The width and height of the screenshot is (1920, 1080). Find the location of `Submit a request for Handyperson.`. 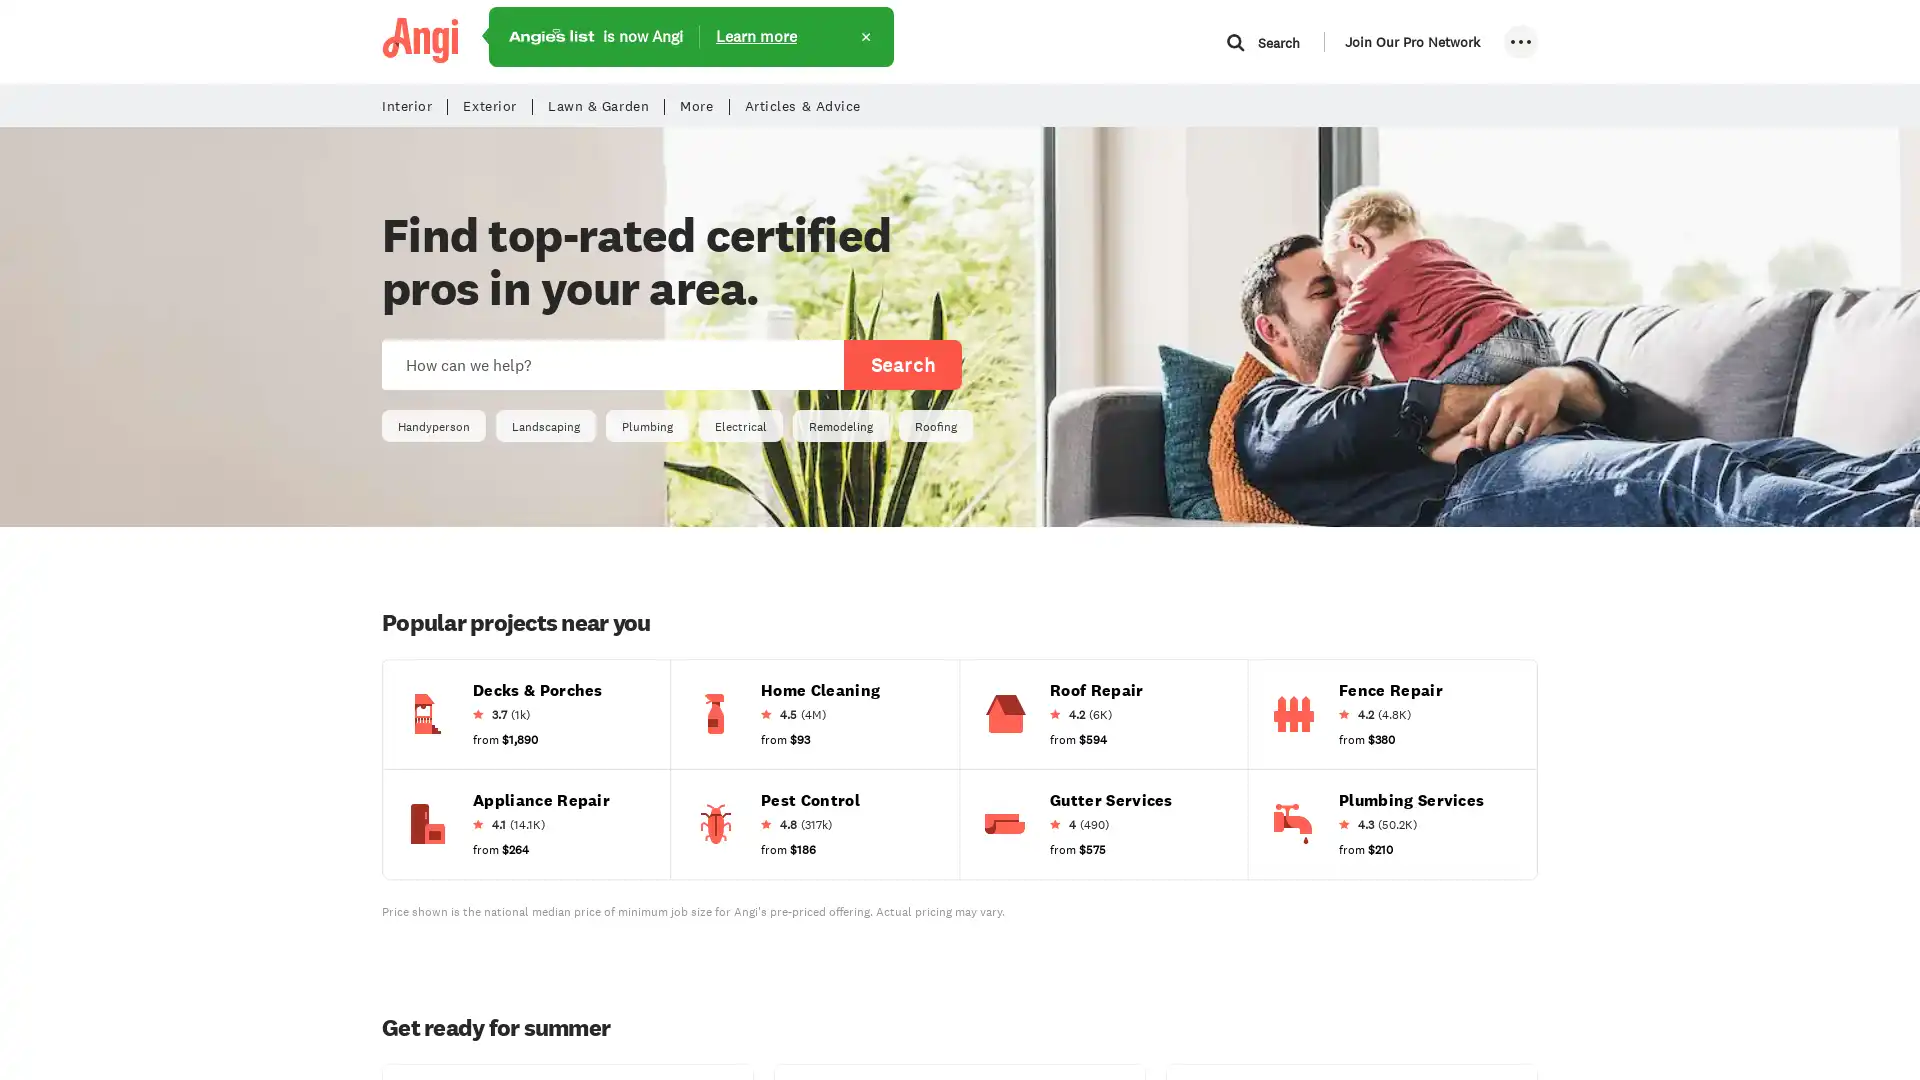

Submit a request for Handyperson. is located at coordinates (432, 424).